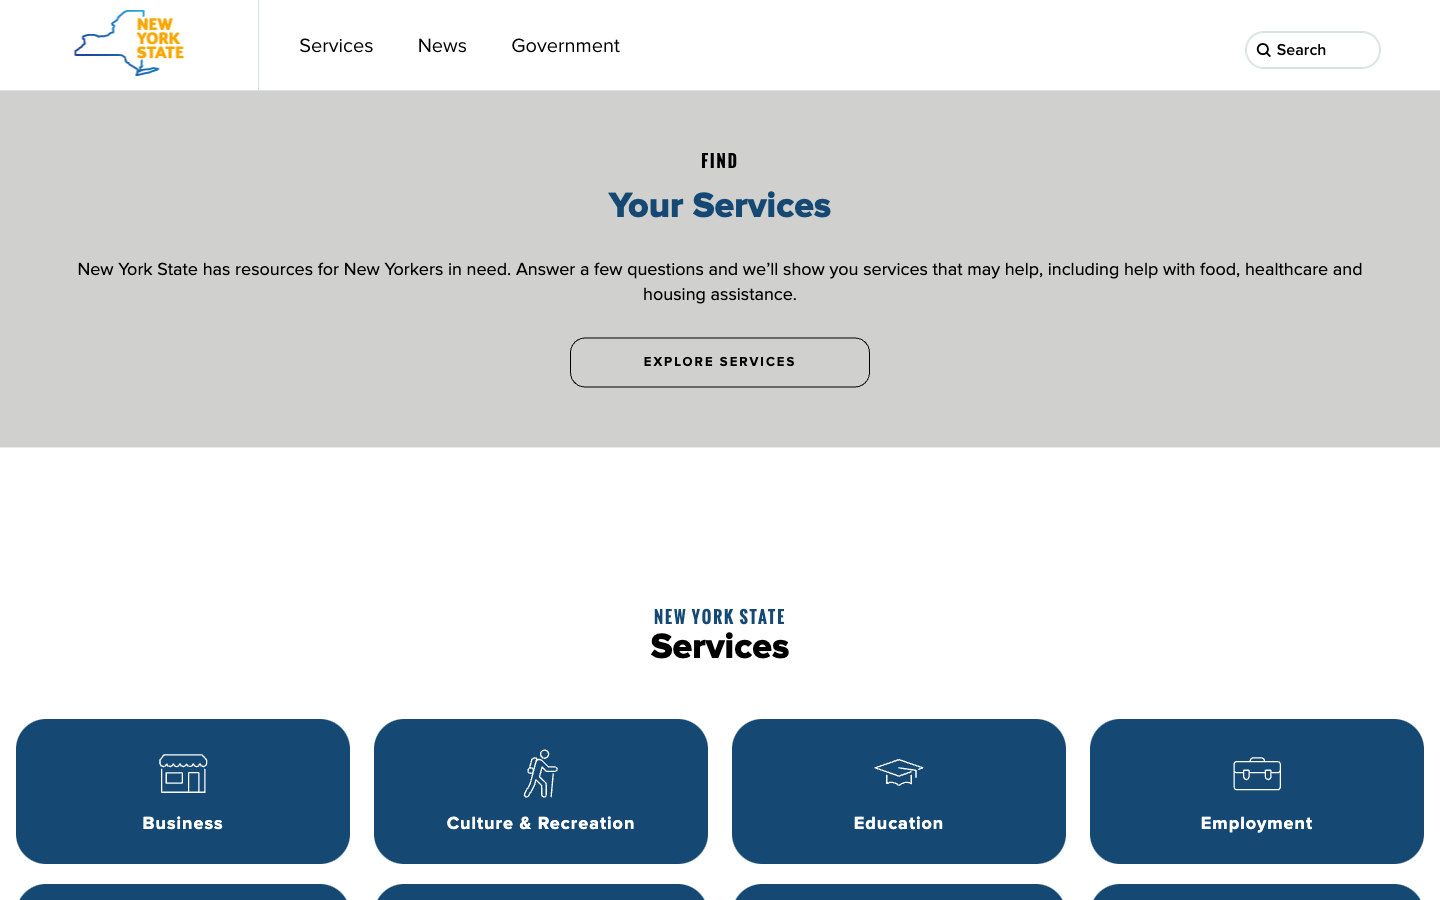 Image resolution: width=1440 pixels, height=900 pixels. Describe the element at coordinates (720, 361) in the screenshot. I see `To view more services, click on "Explore Services" button` at that location.